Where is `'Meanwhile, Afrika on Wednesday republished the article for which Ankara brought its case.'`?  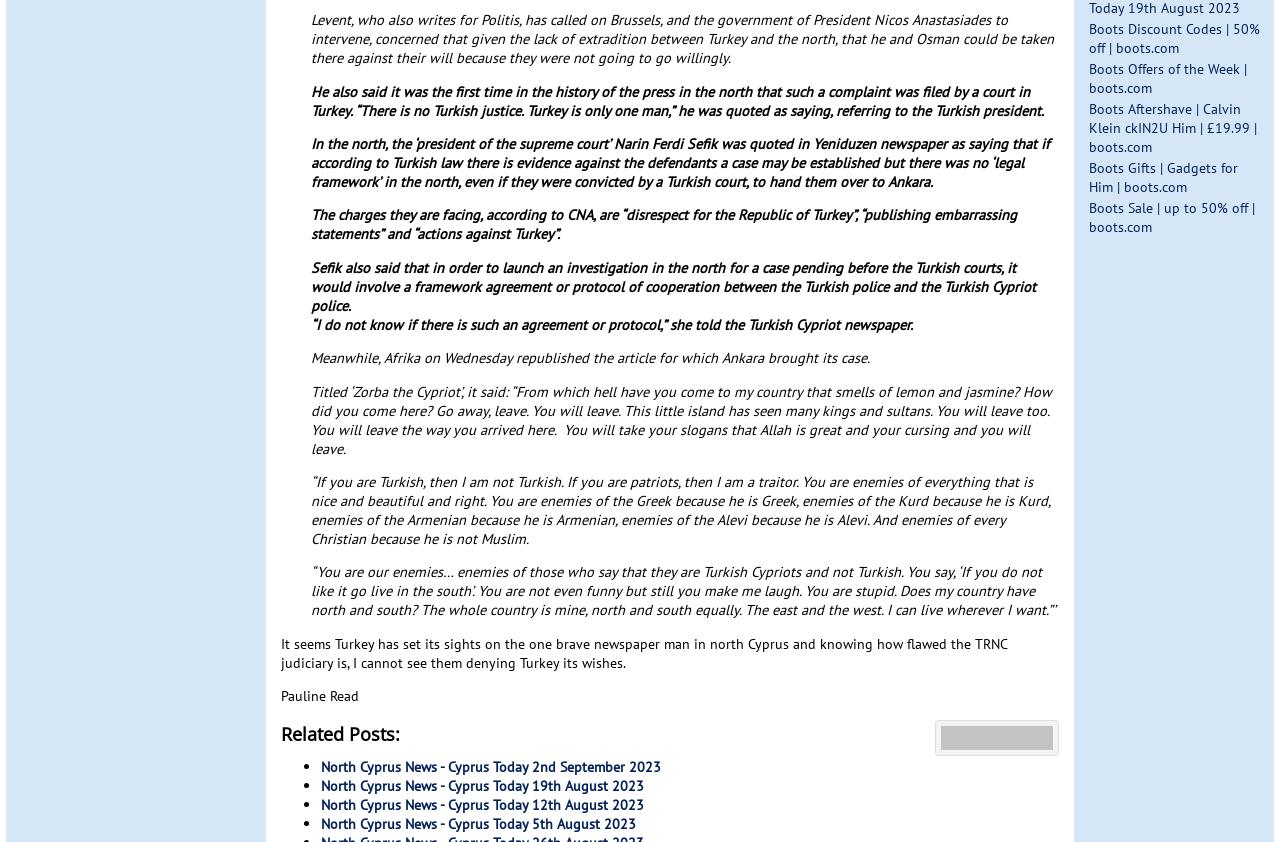 'Meanwhile, Afrika on Wednesday republished the article for which Ankara brought its case.' is located at coordinates (589, 357).